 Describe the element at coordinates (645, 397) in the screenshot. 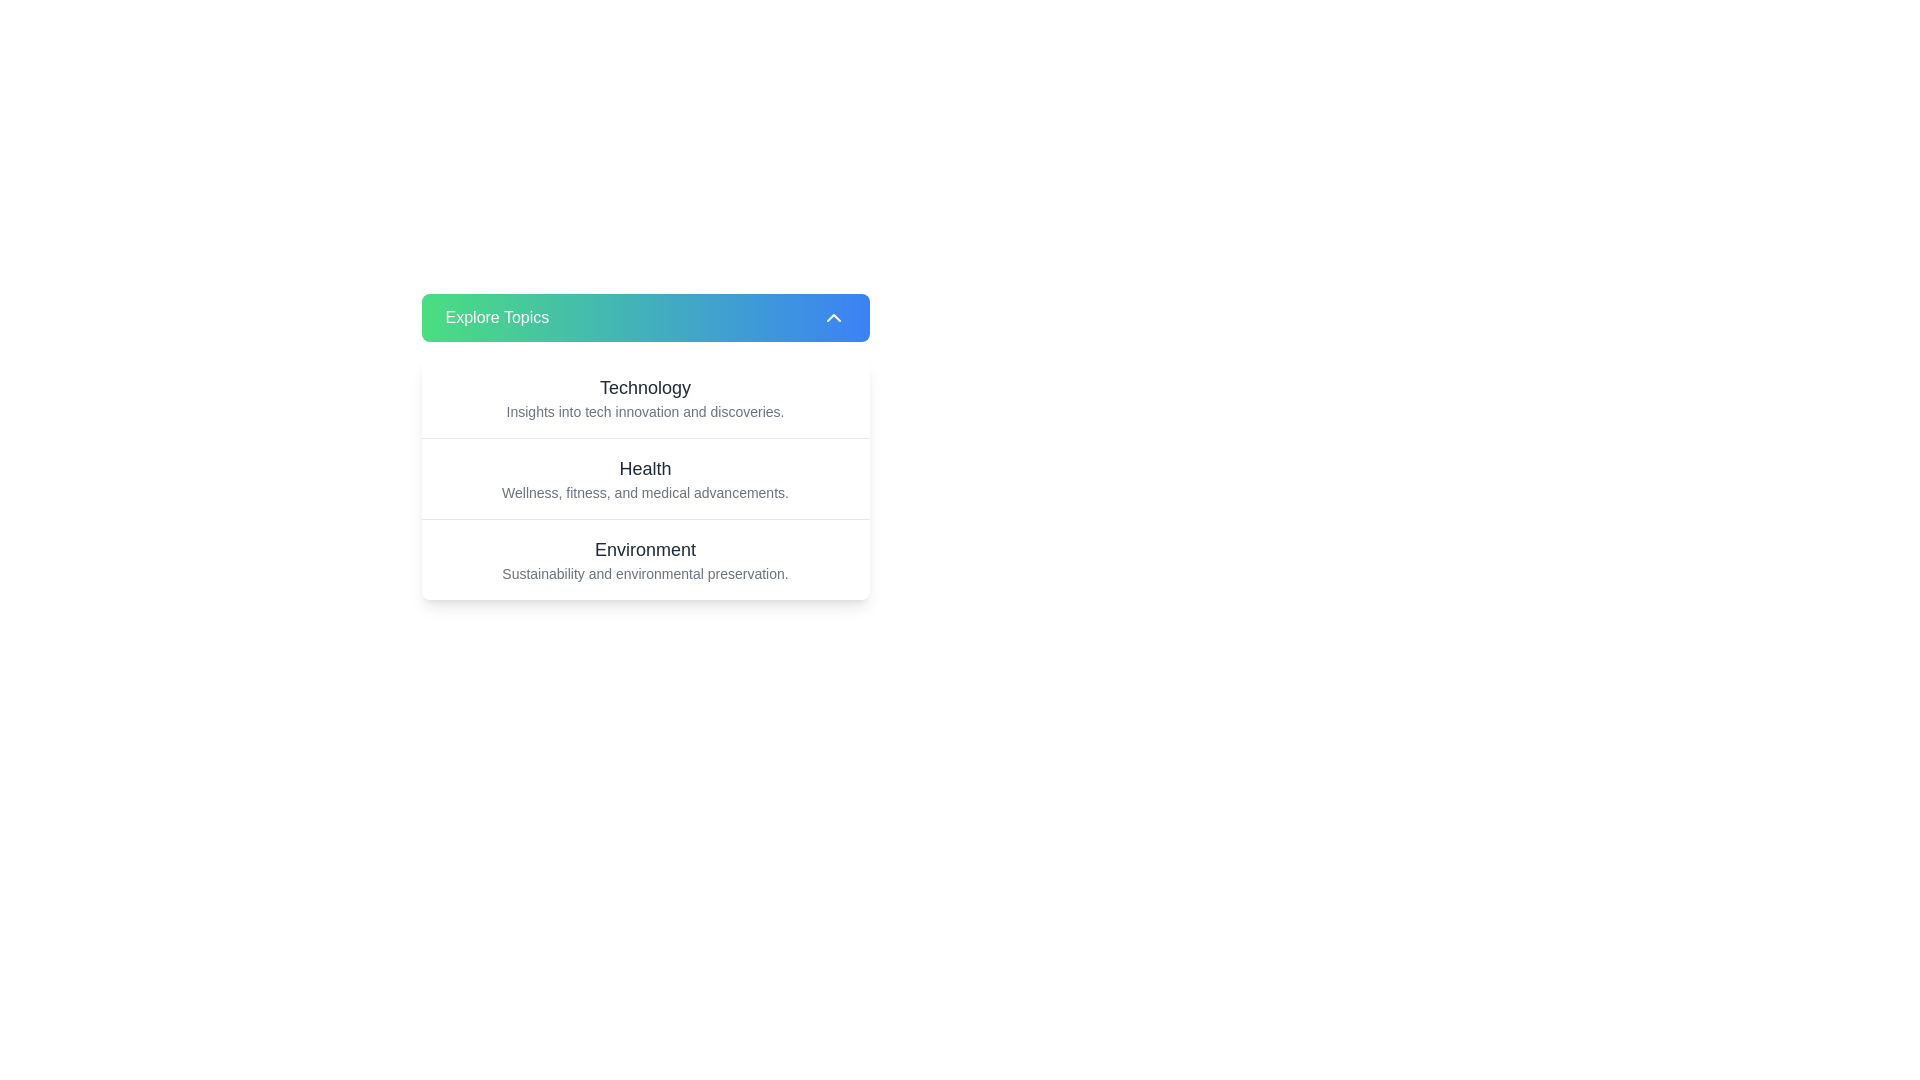

I see `the first list item labeled 'Technology' under the 'Explore Topics' header` at that location.